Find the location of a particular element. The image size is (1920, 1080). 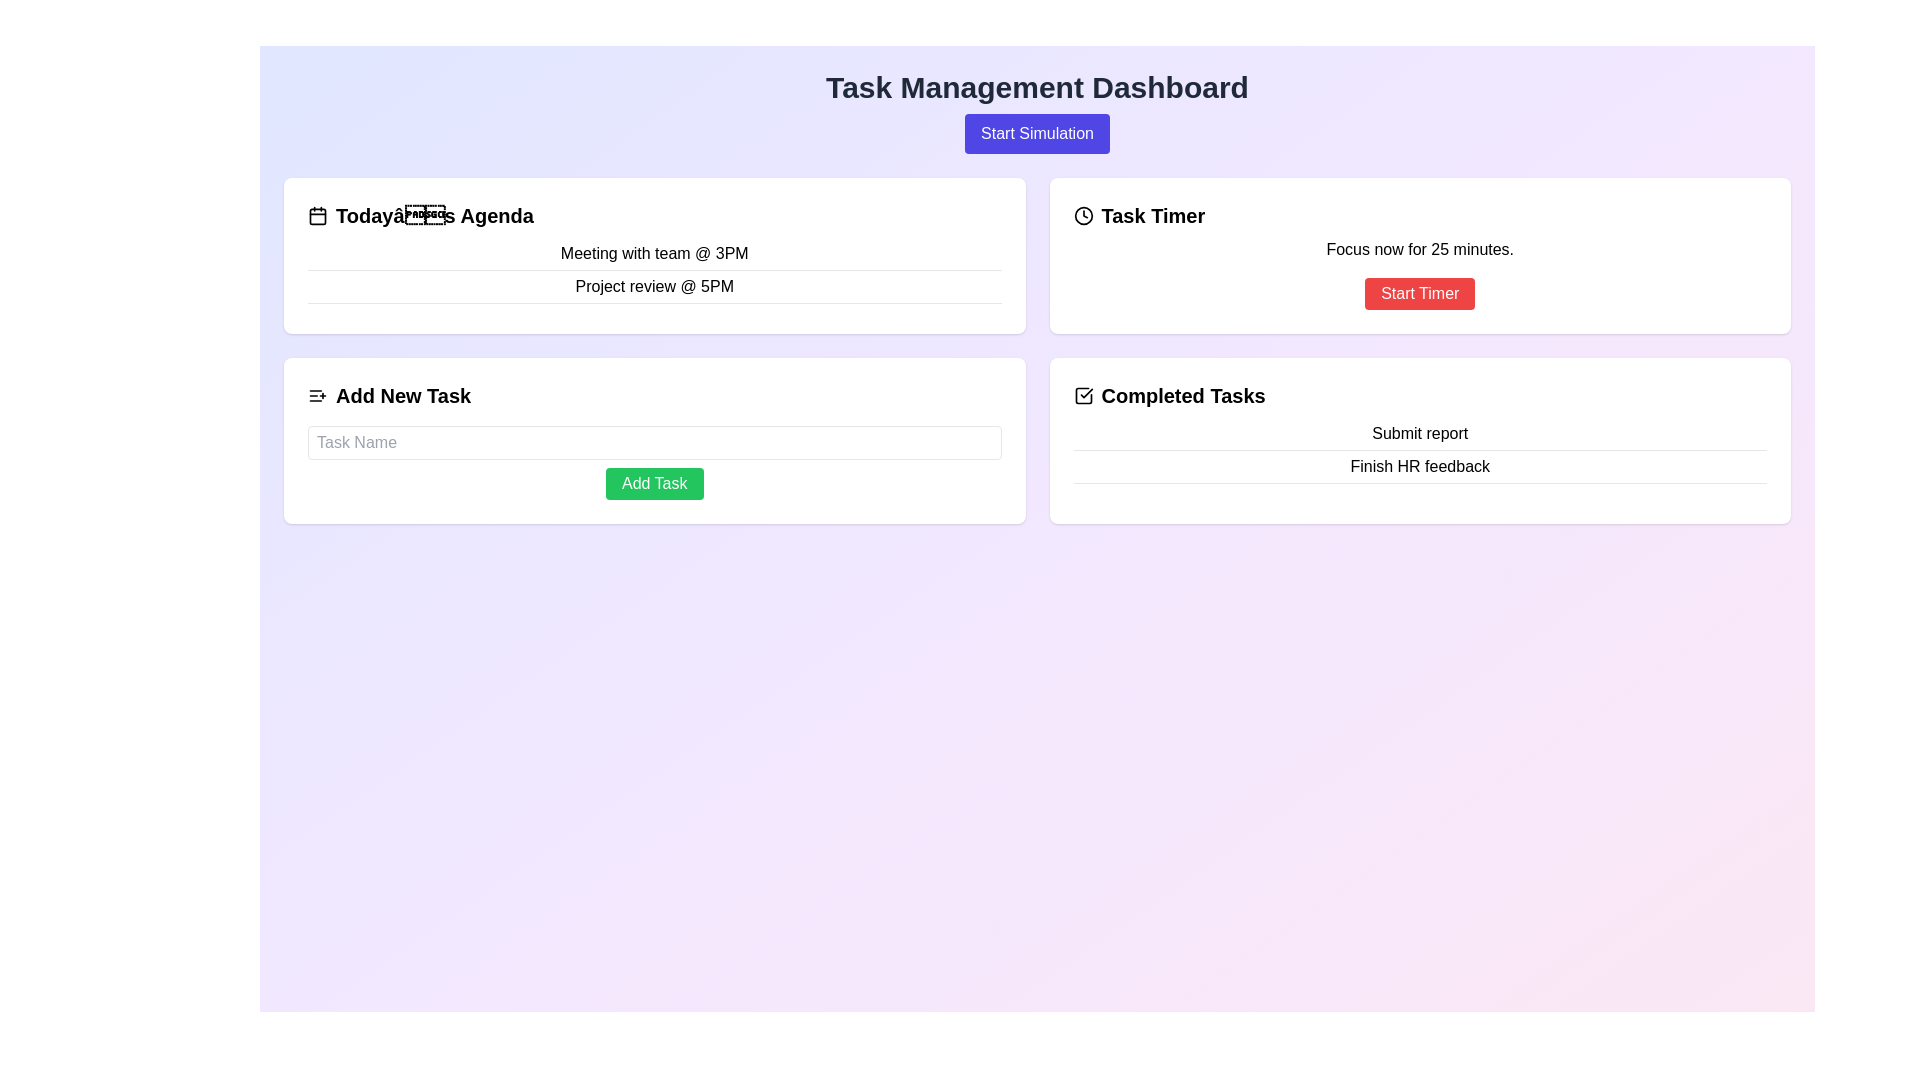

the rectangular 'Add Task' button with a green background and white text, located below the 'Task Name' input field is located at coordinates (654, 462).